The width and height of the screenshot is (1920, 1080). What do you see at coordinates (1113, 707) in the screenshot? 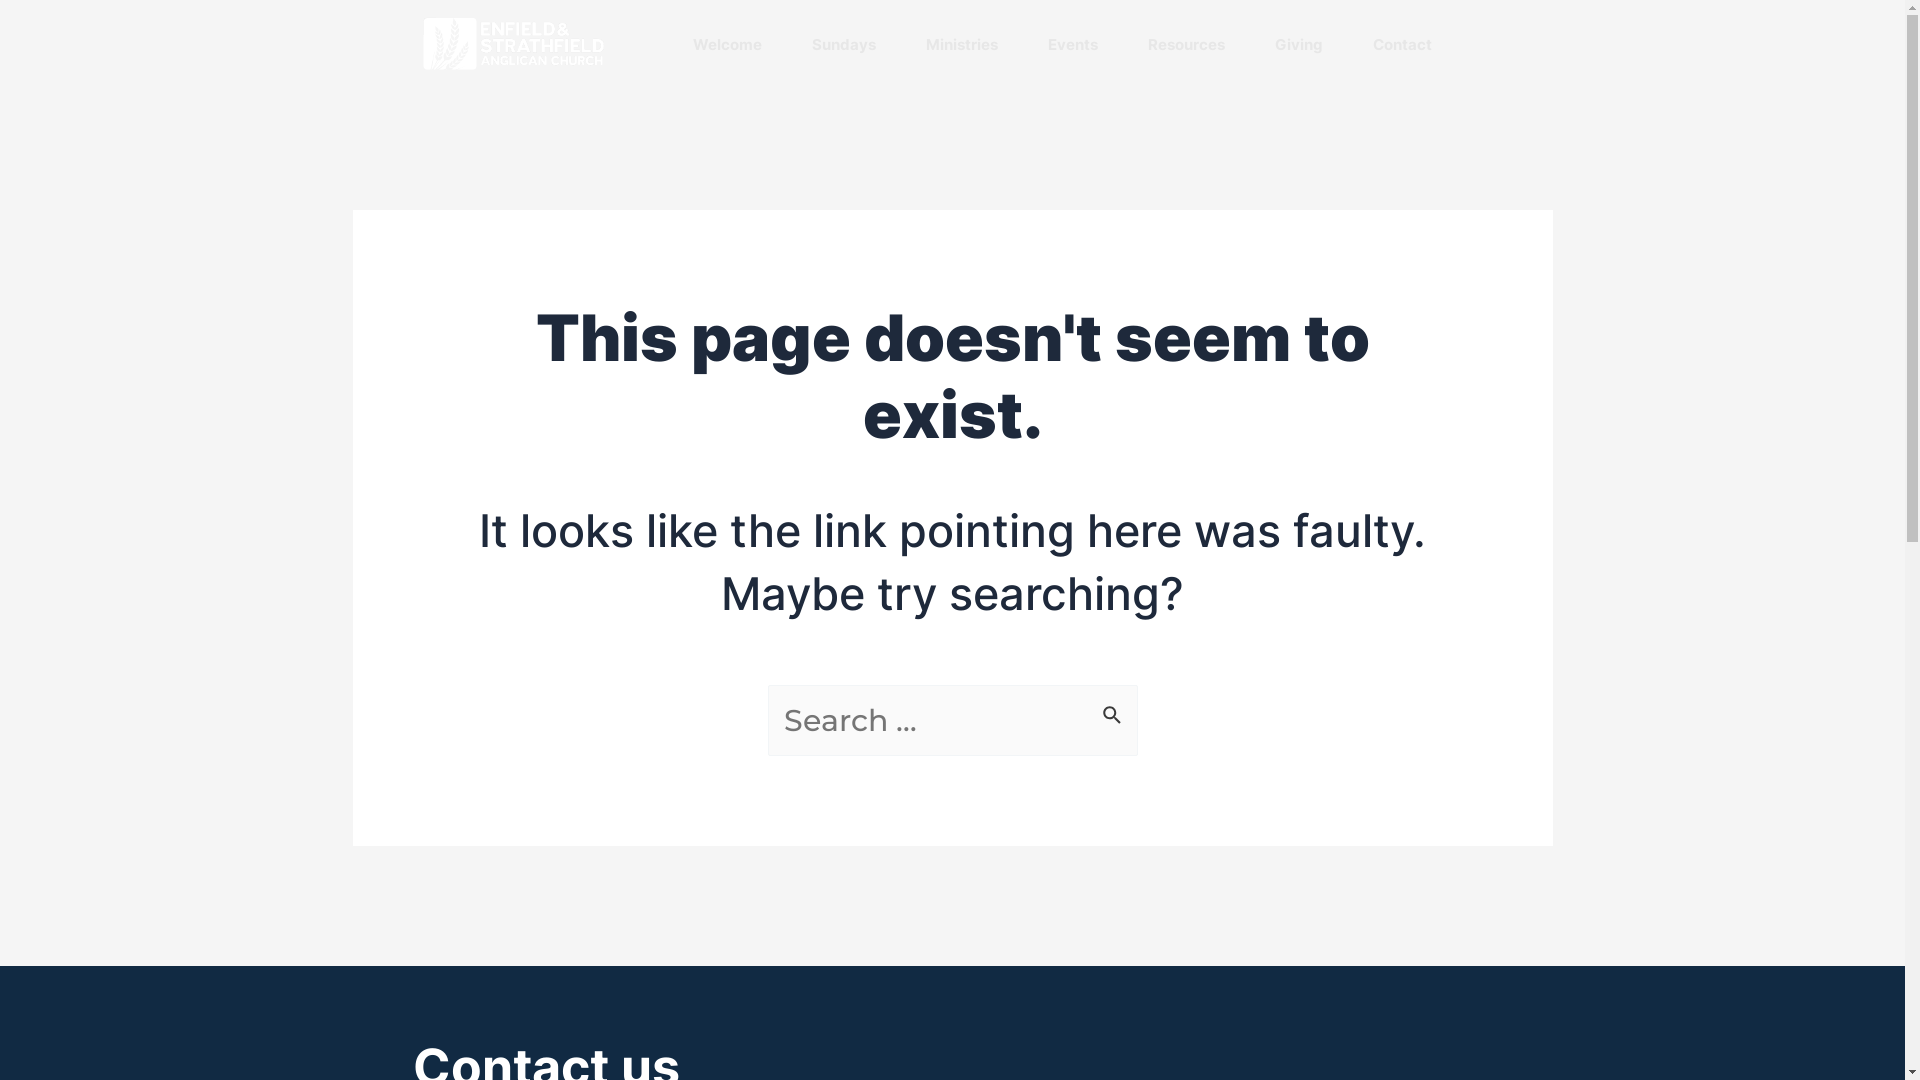
I see `'Search'` at bounding box center [1113, 707].